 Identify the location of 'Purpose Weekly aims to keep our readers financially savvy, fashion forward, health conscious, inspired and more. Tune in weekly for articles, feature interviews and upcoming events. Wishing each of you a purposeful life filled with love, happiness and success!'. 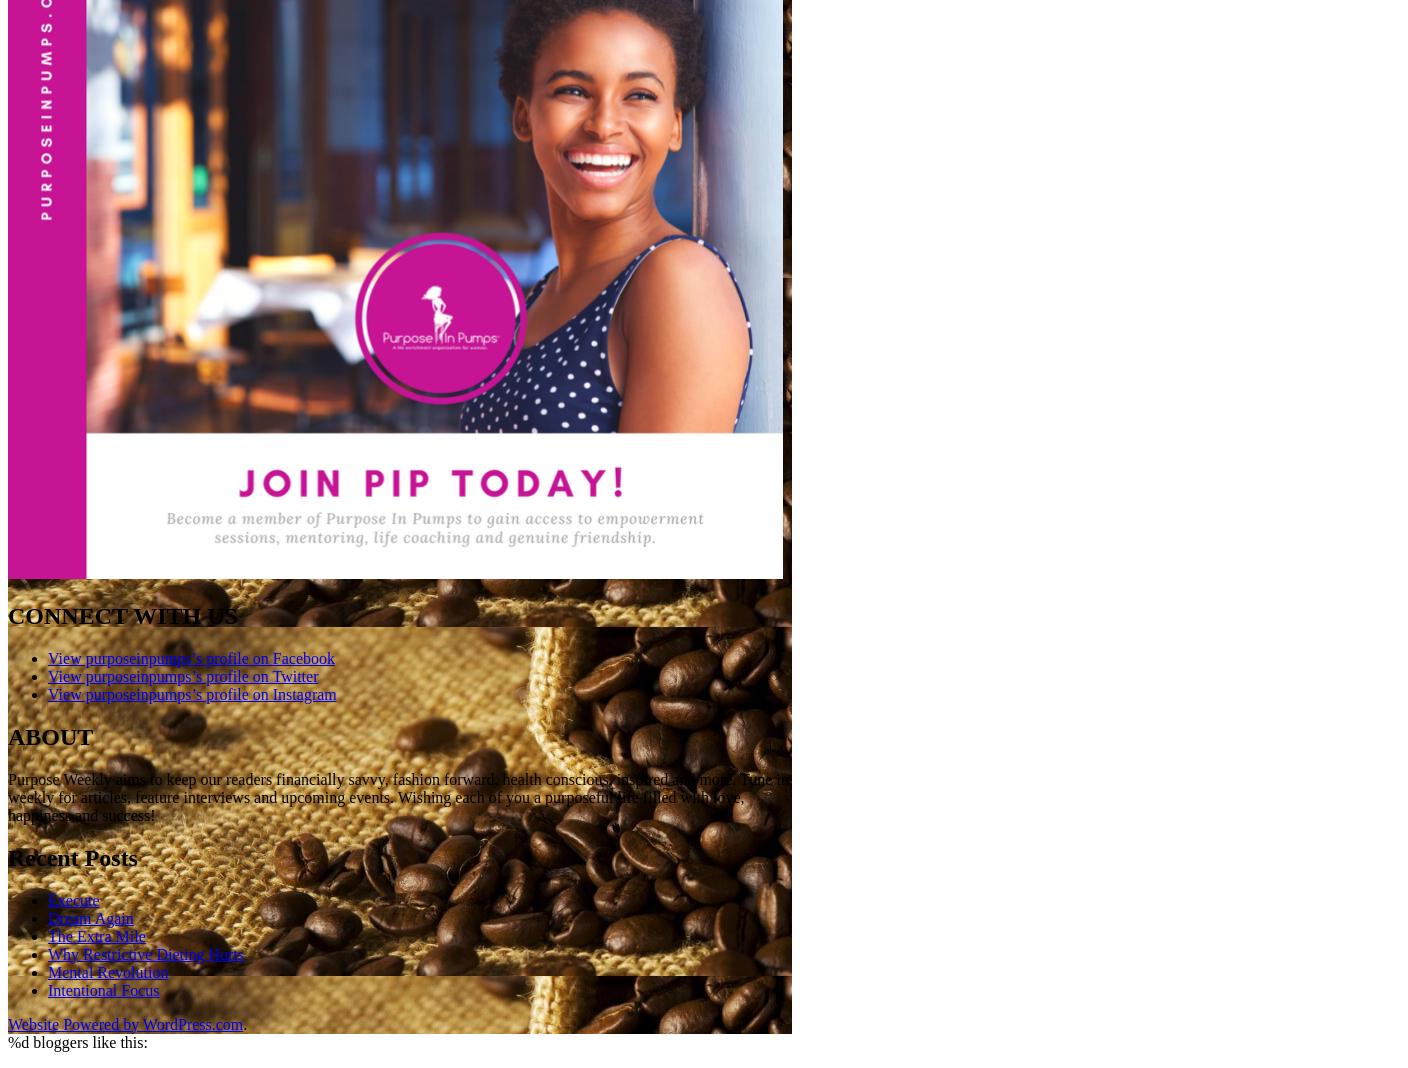
(397, 796).